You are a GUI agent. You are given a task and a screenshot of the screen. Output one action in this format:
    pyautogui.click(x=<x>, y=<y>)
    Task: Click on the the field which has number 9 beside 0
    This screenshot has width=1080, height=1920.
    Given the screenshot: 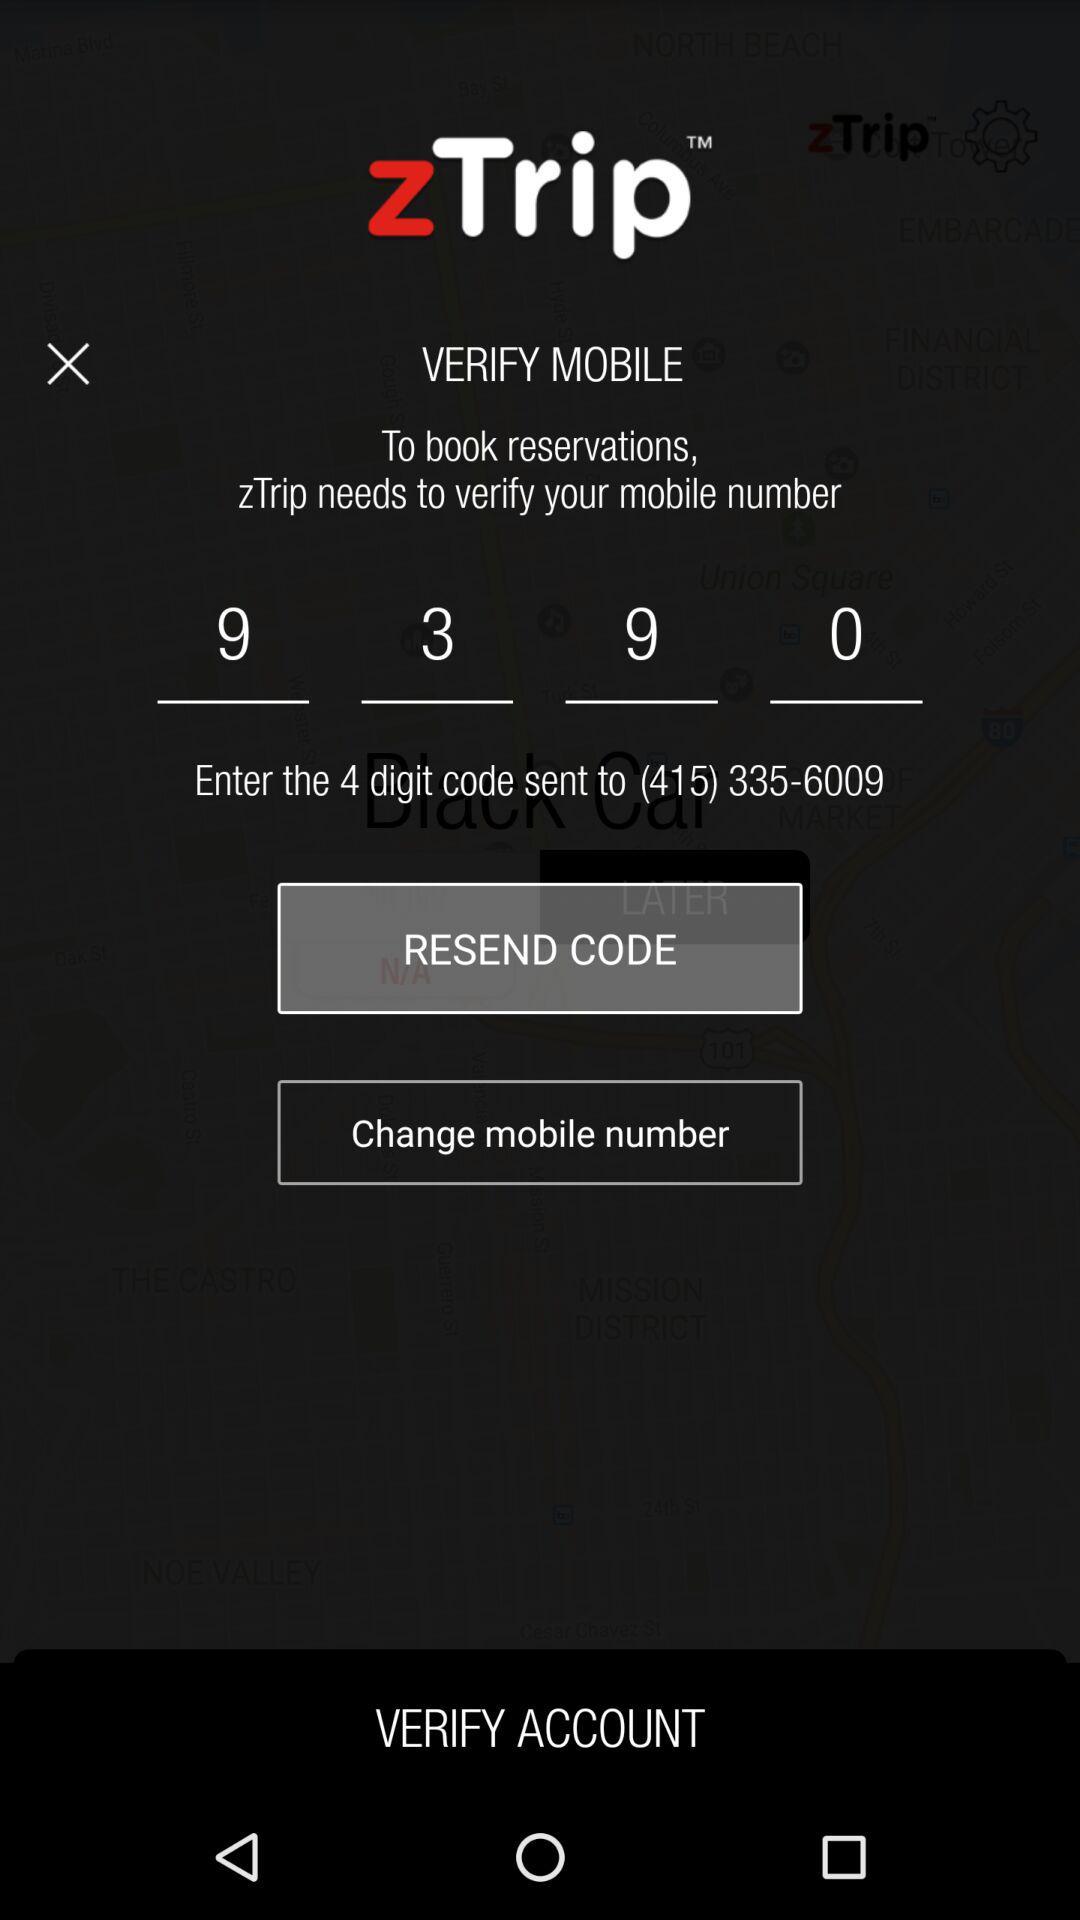 What is the action you would take?
    pyautogui.click(x=641, y=633)
    